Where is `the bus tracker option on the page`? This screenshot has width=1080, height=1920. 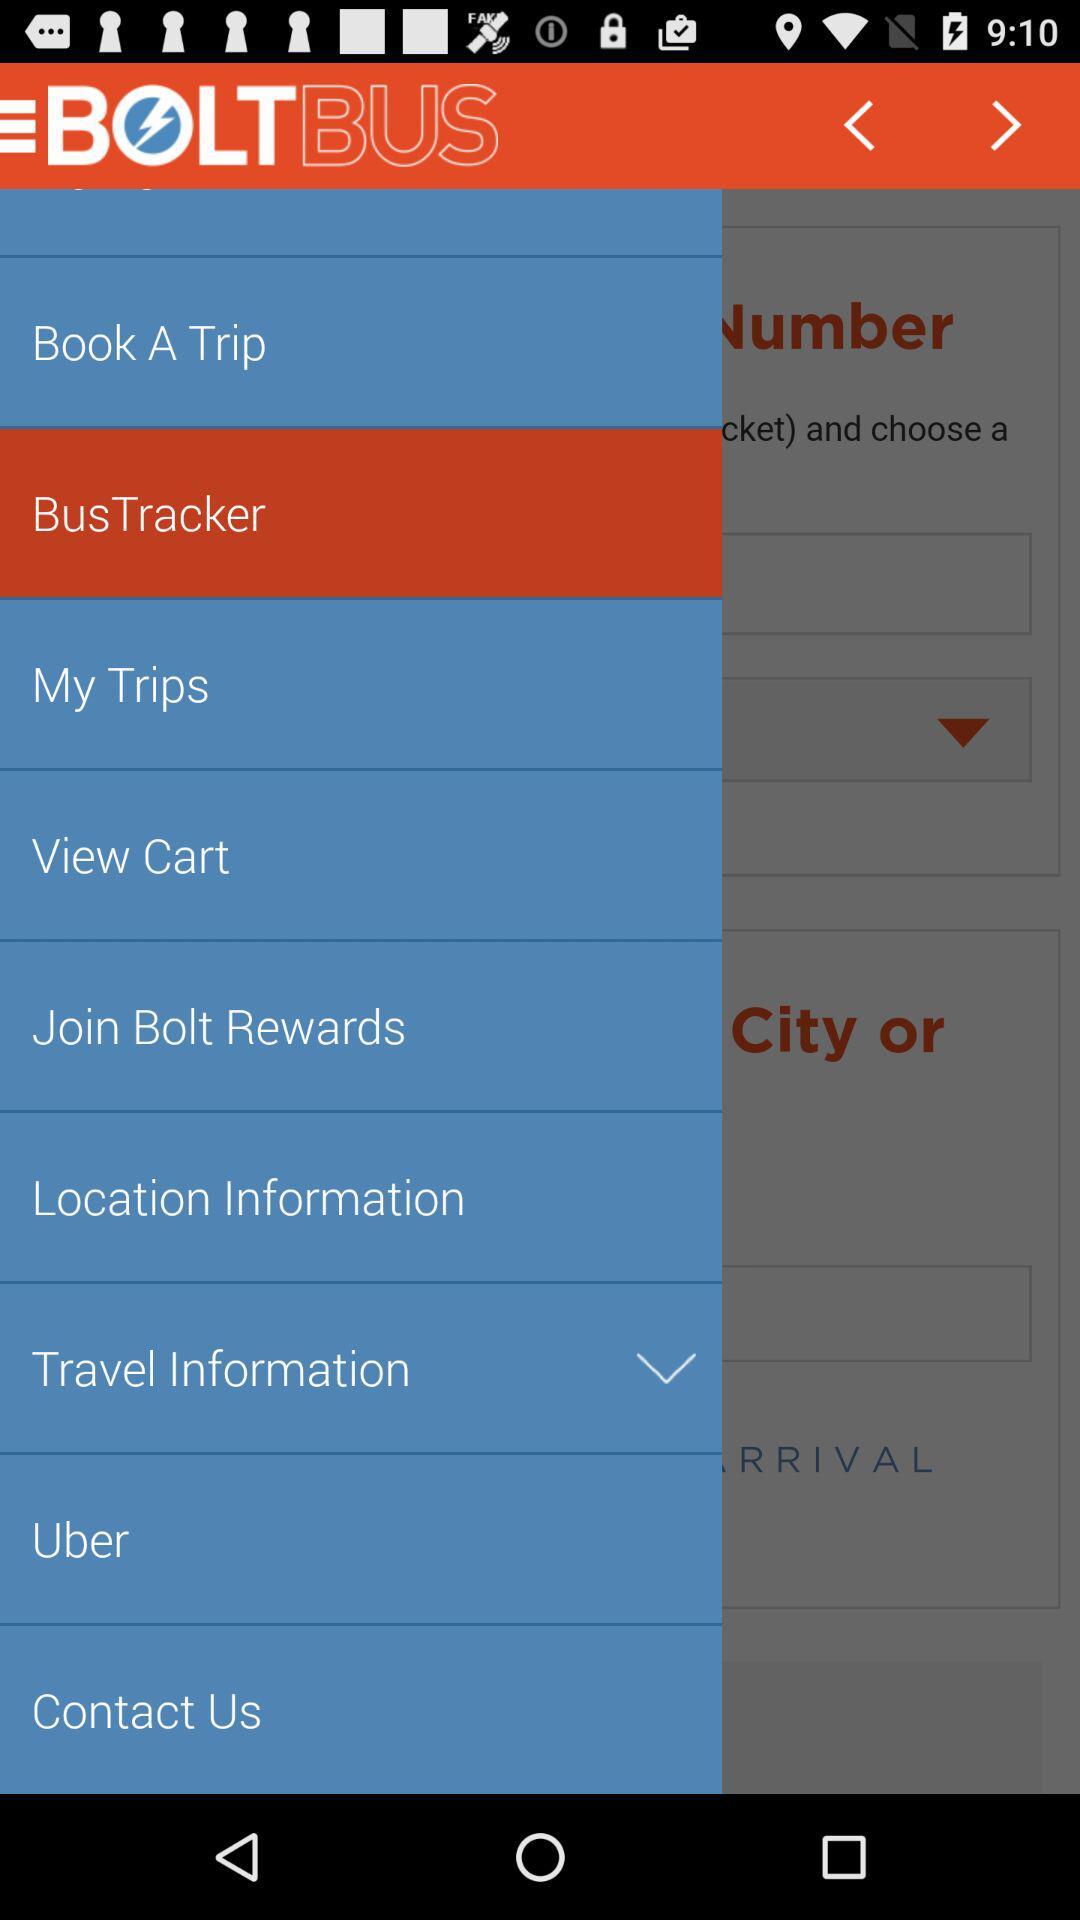 the bus tracker option on the page is located at coordinates (29, 125).